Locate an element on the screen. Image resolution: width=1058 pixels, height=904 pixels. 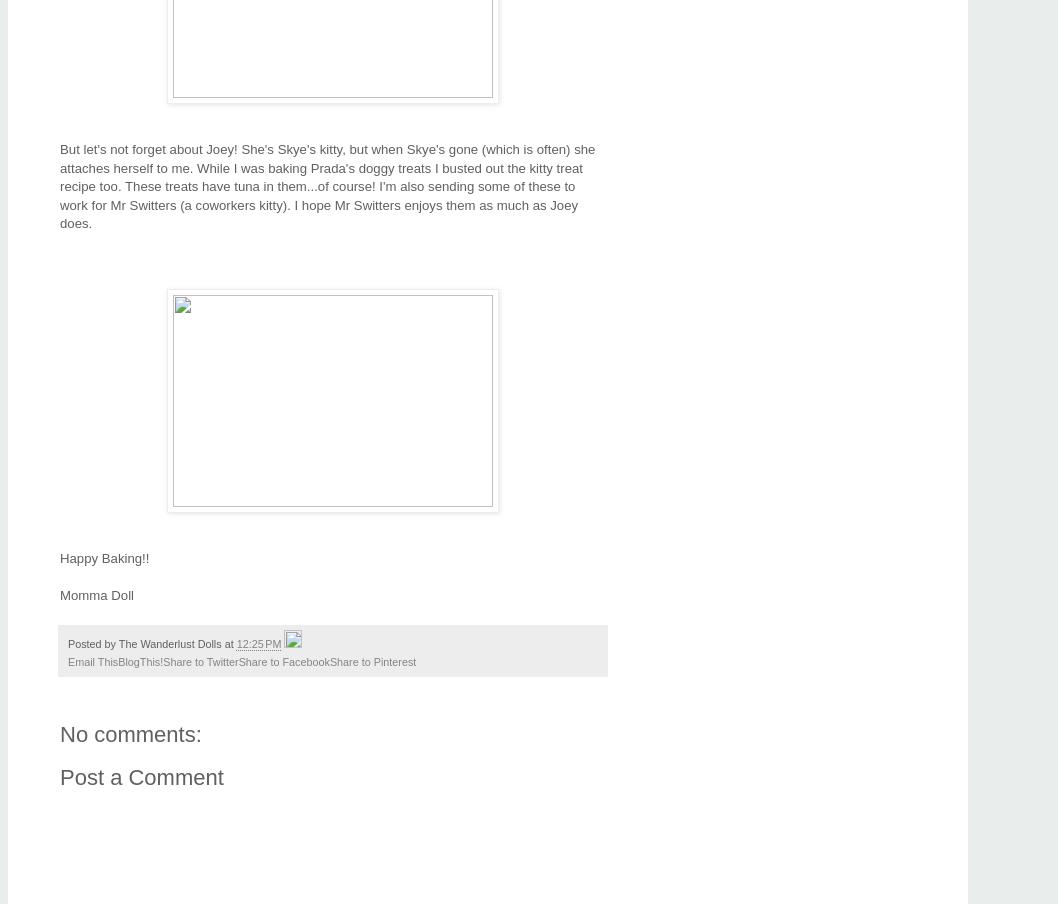
'12:25 PM' is located at coordinates (236, 644).